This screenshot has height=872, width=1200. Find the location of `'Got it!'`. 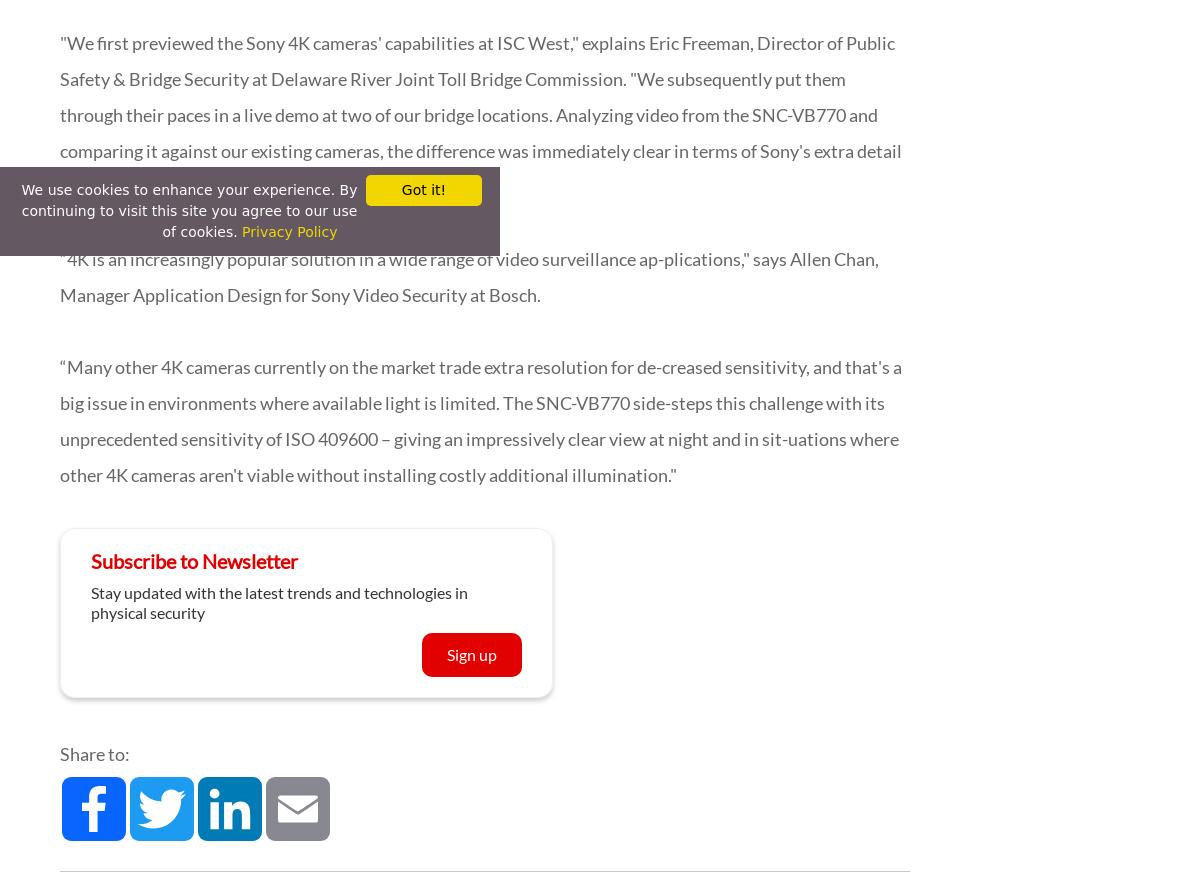

'Got it!' is located at coordinates (423, 190).